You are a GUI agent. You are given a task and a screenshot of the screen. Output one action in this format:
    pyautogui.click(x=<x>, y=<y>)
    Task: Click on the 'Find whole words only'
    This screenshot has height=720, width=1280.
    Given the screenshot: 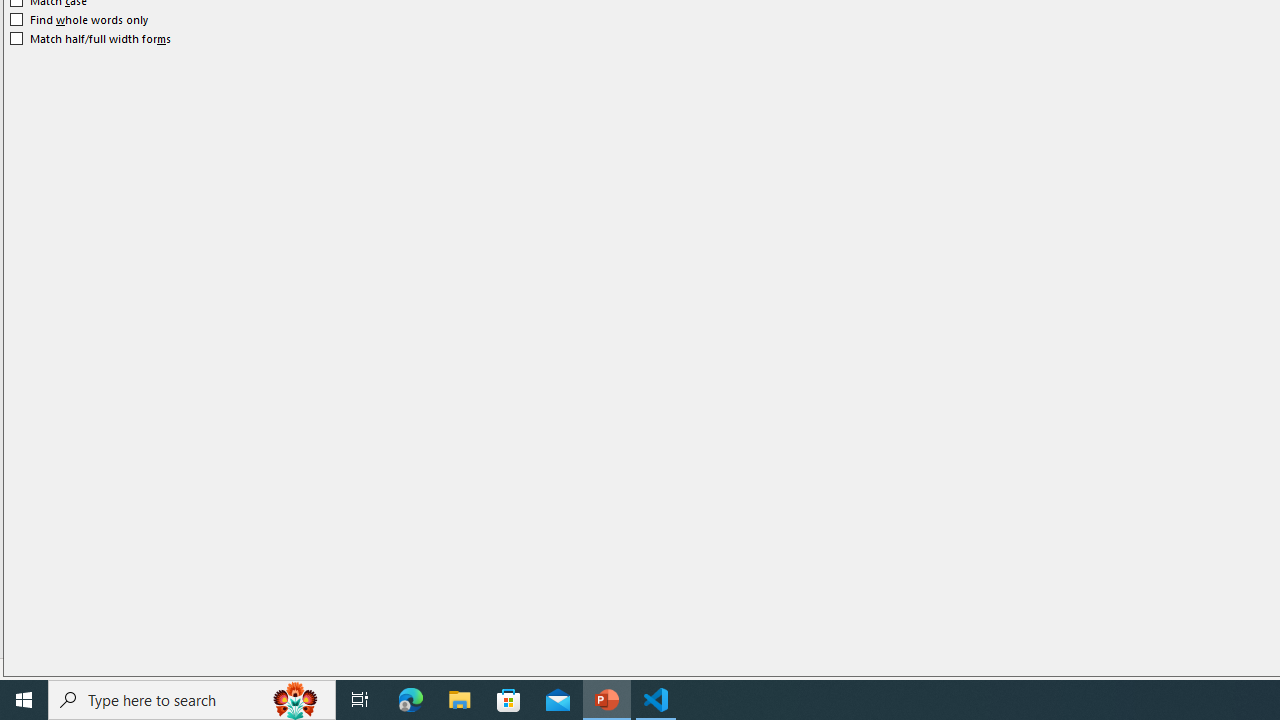 What is the action you would take?
    pyautogui.click(x=80, y=20)
    